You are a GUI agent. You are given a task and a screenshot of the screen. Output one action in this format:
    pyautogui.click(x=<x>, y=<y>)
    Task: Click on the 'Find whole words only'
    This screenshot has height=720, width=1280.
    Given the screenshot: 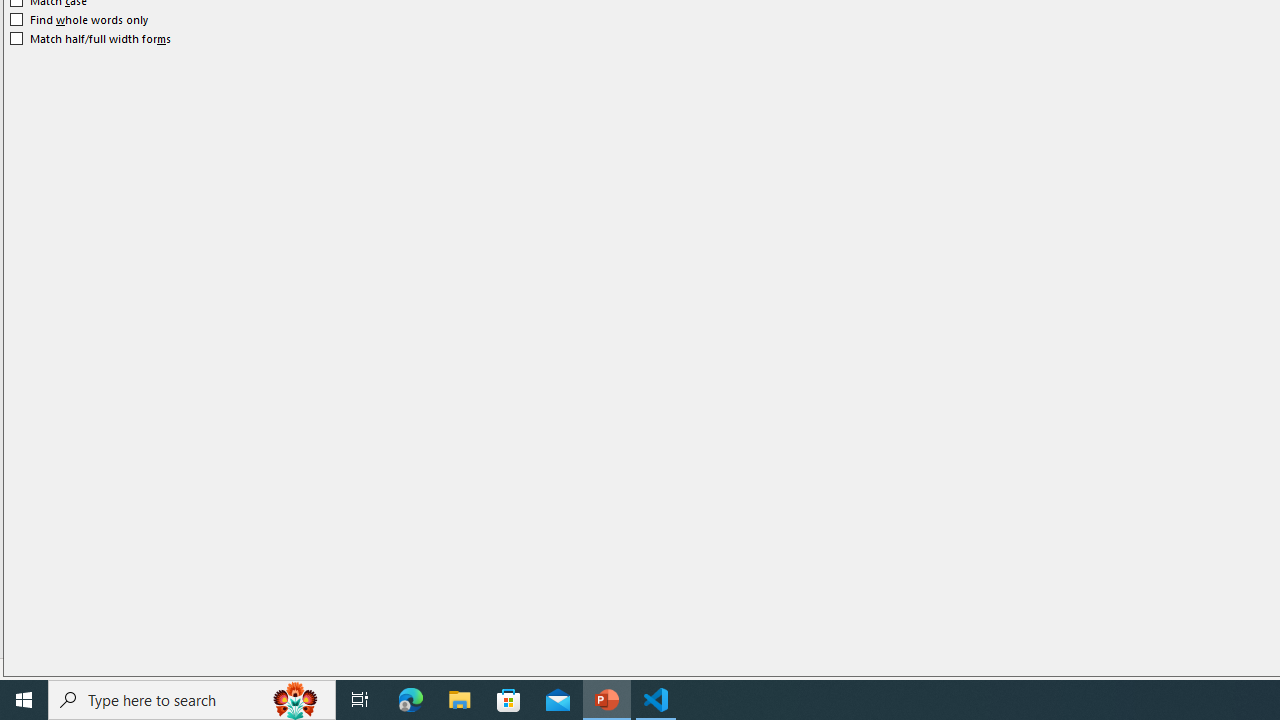 What is the action you would take?
    pyautogui.click(x=80, y=20)
    